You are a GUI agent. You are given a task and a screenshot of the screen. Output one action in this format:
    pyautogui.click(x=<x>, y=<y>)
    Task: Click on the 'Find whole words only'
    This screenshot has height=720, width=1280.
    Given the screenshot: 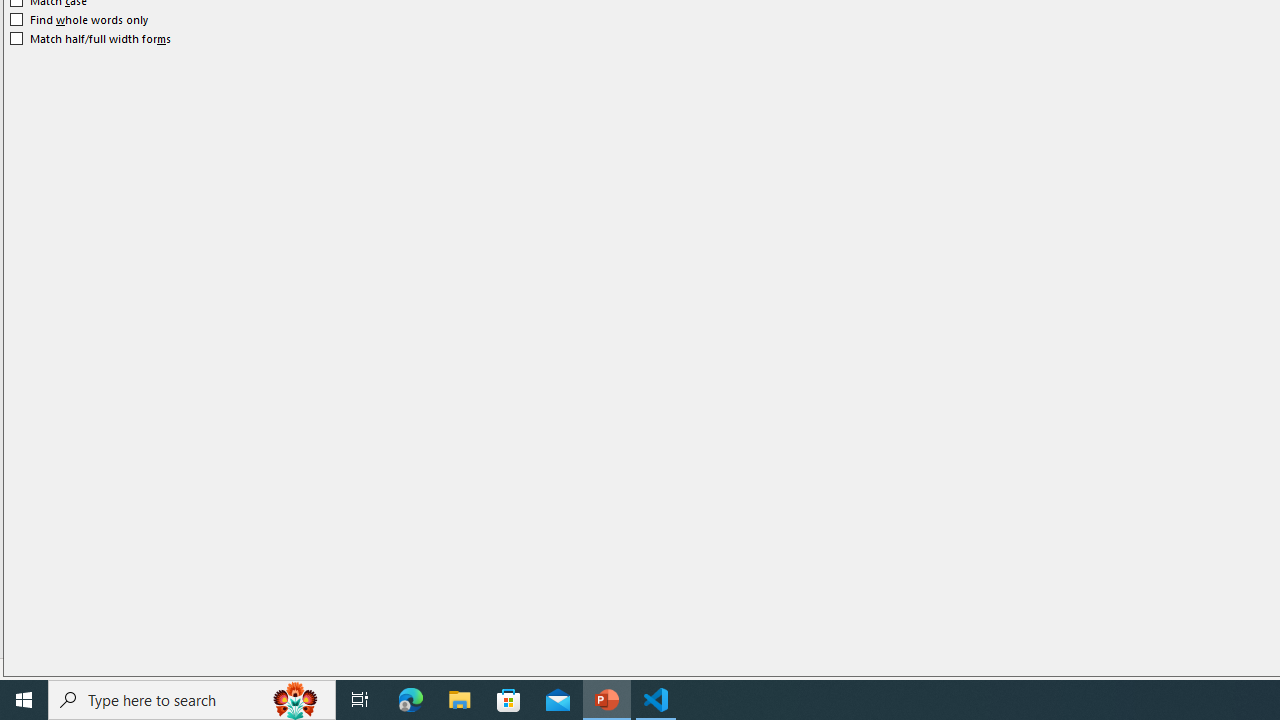 What is the action you would take?
    pyautogui.click(x=80, y=20)
    